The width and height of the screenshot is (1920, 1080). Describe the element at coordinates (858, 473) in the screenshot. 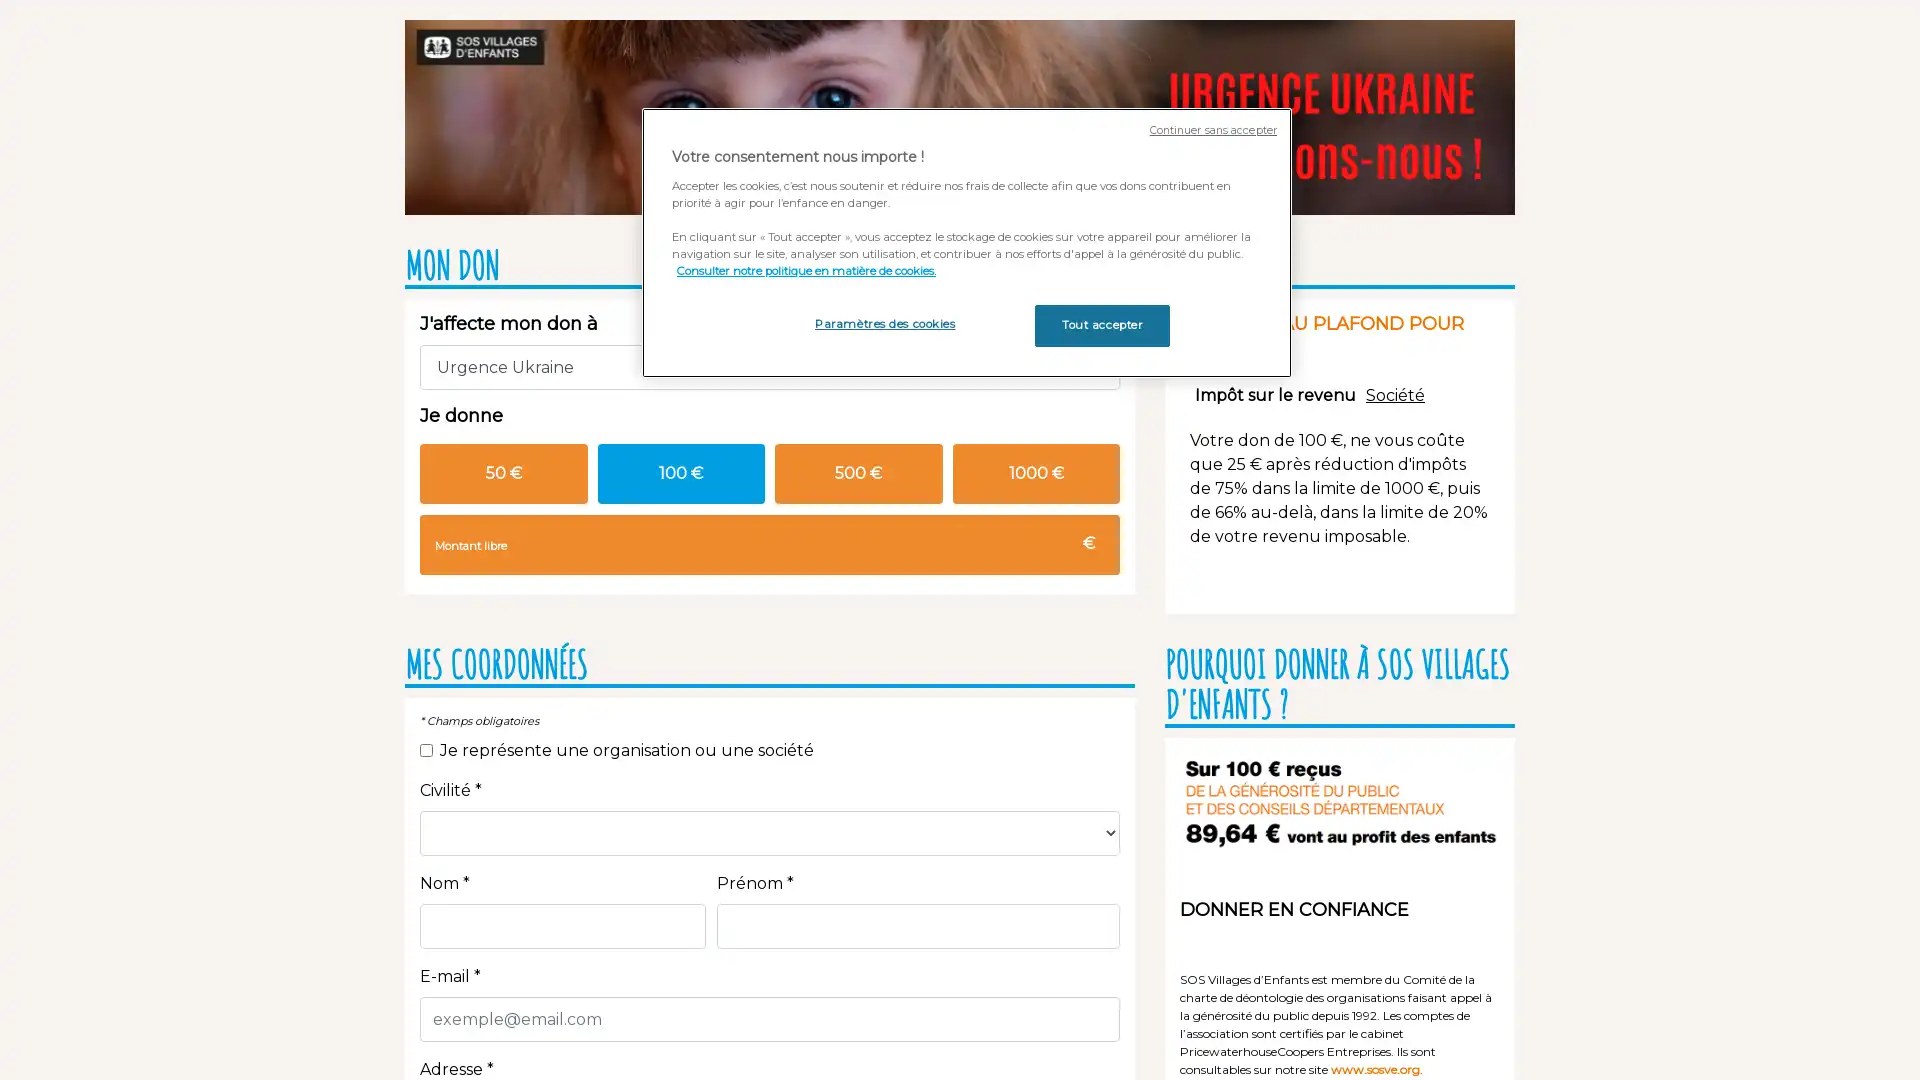

I see `500` at that location.